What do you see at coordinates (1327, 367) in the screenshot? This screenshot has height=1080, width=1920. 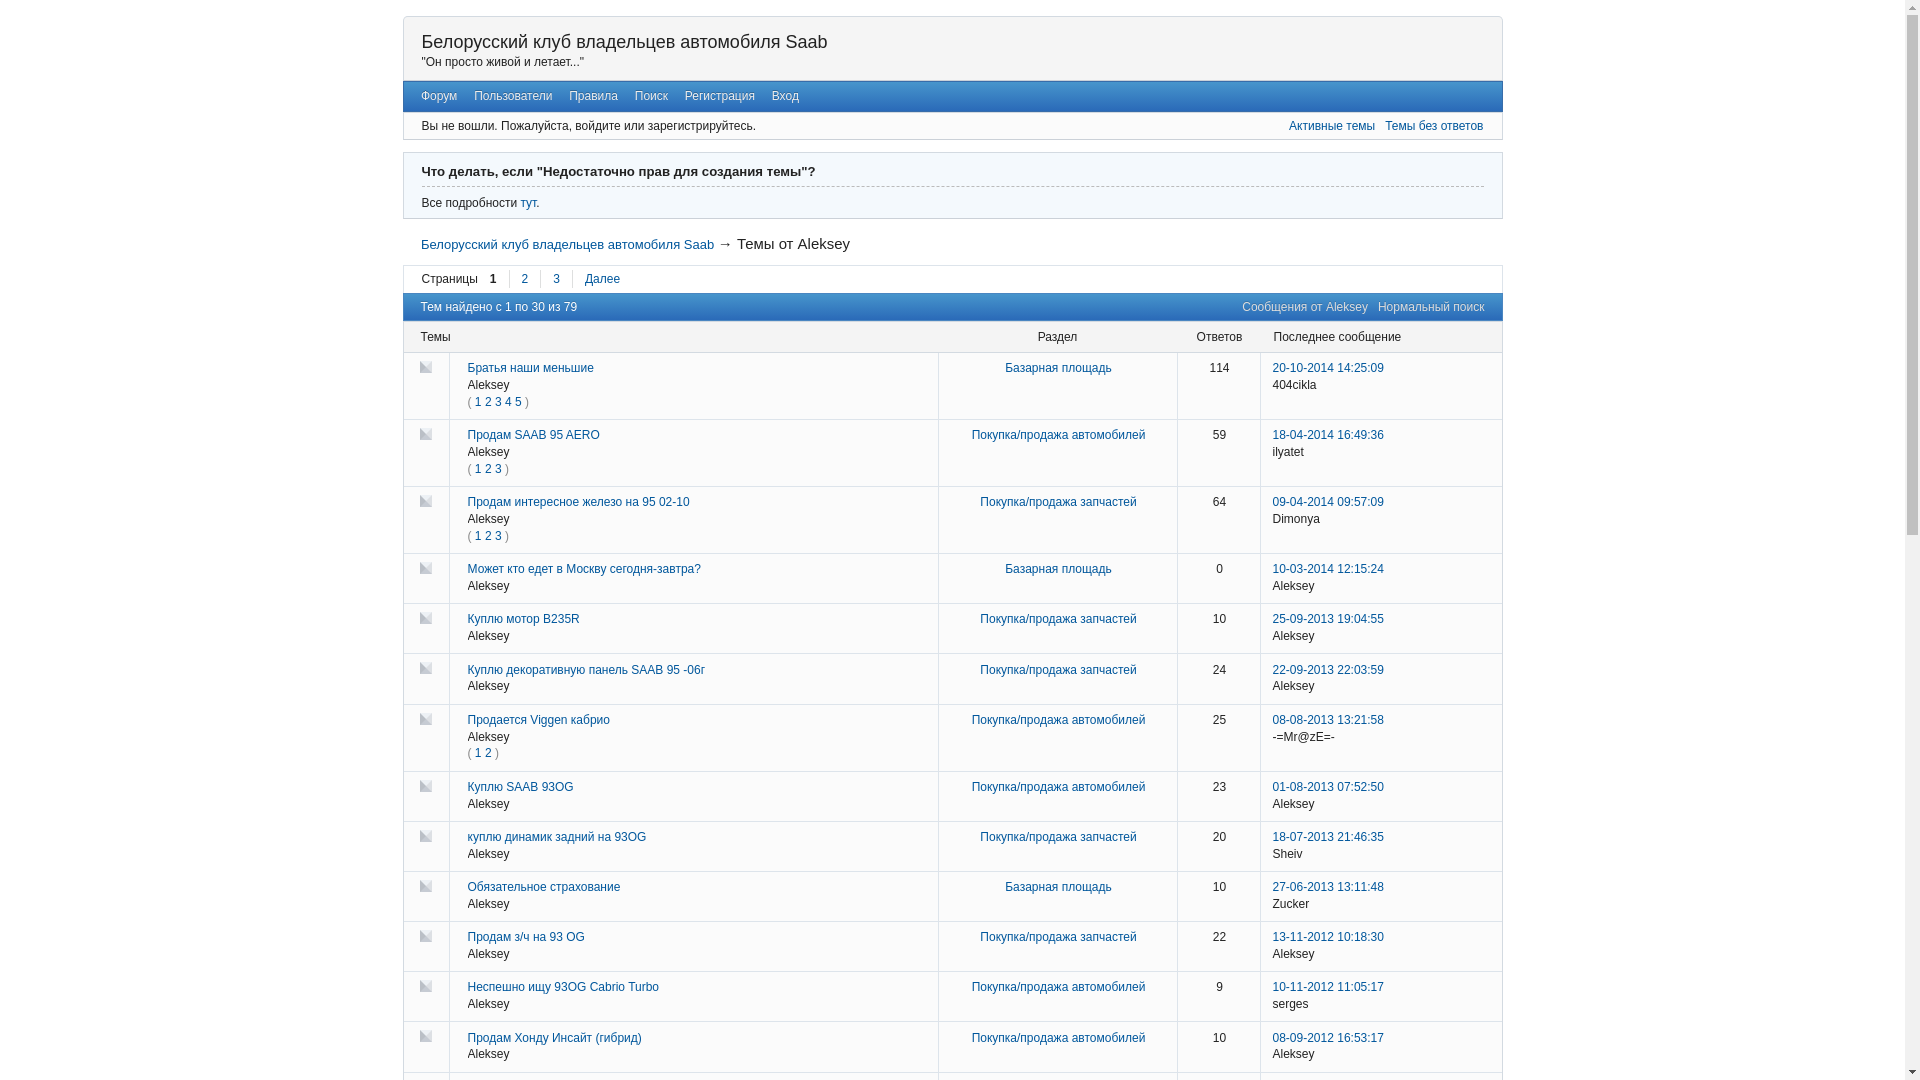 I see `'20-10-2014 14:25:09'` at bounding box center [1327, 367].